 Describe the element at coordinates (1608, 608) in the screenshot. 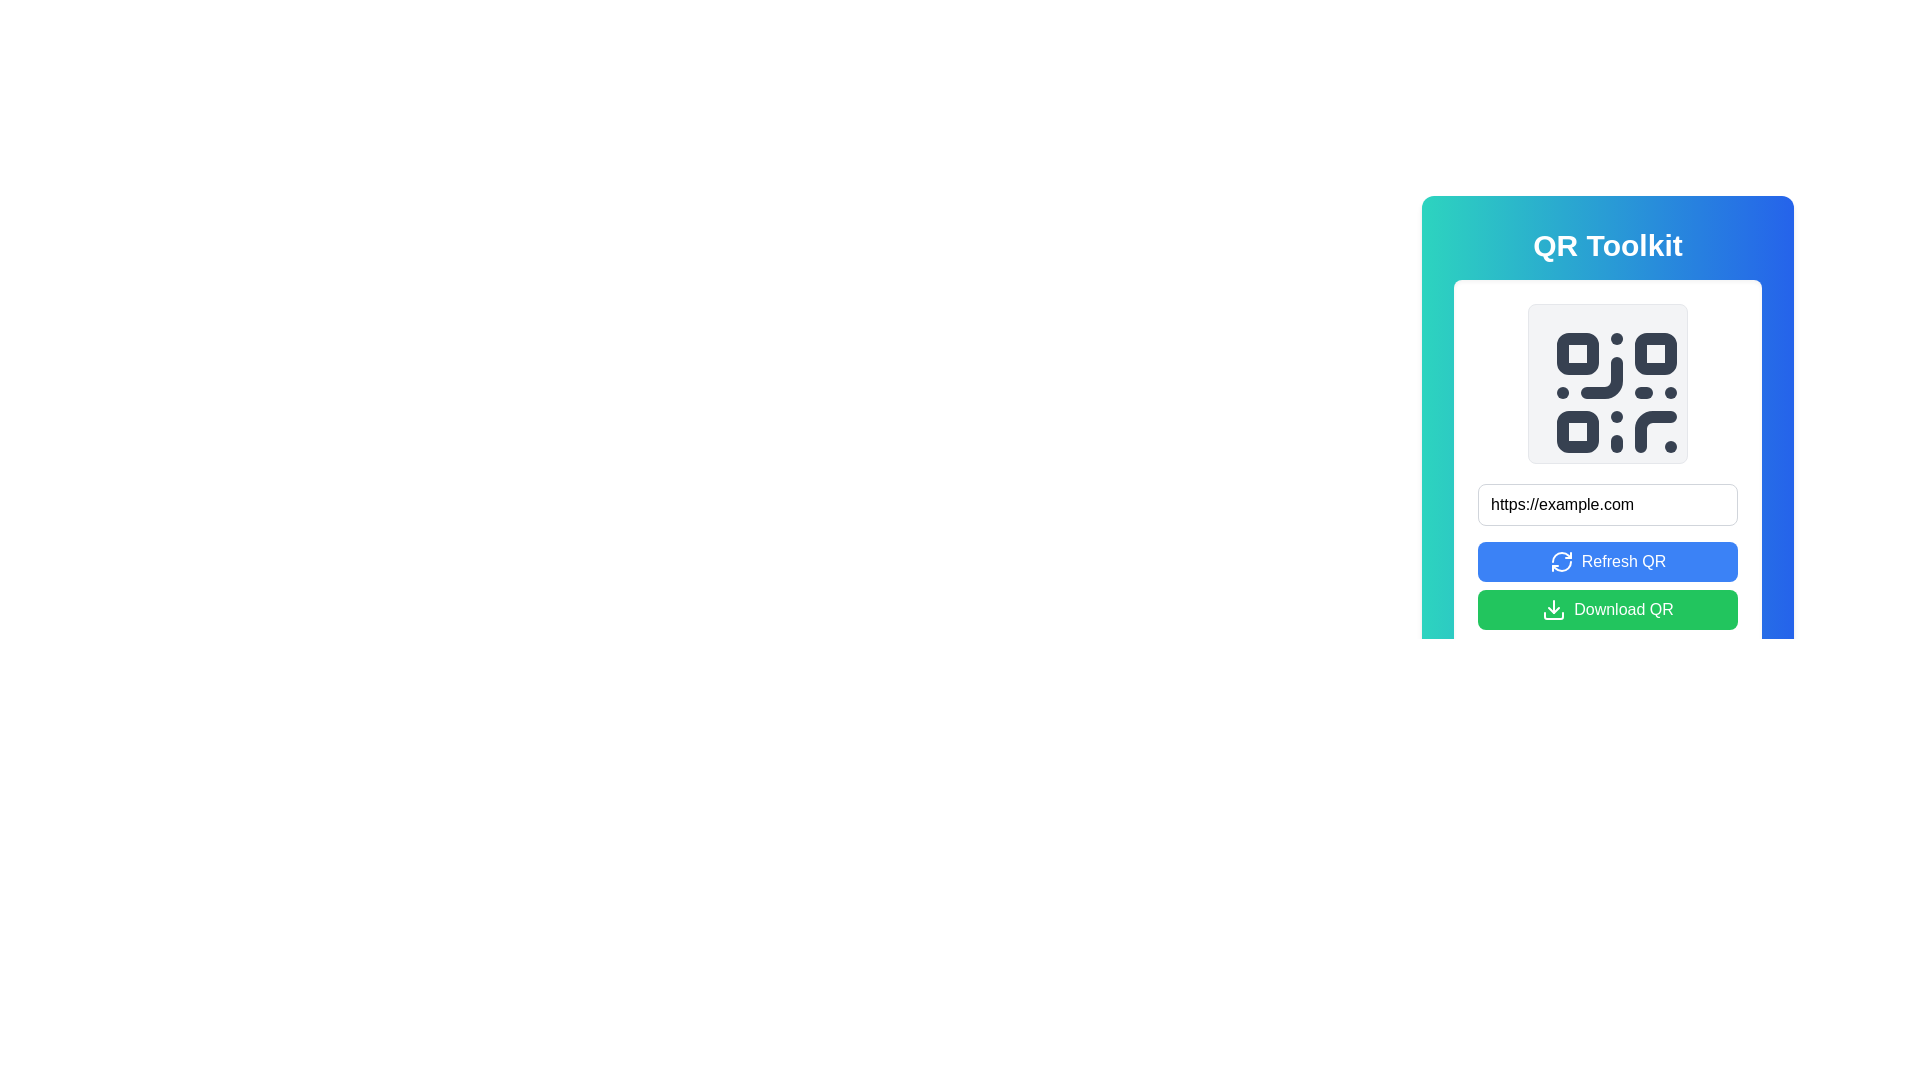

I see `the green rectangular button labeled 'Download QR'` at that location.